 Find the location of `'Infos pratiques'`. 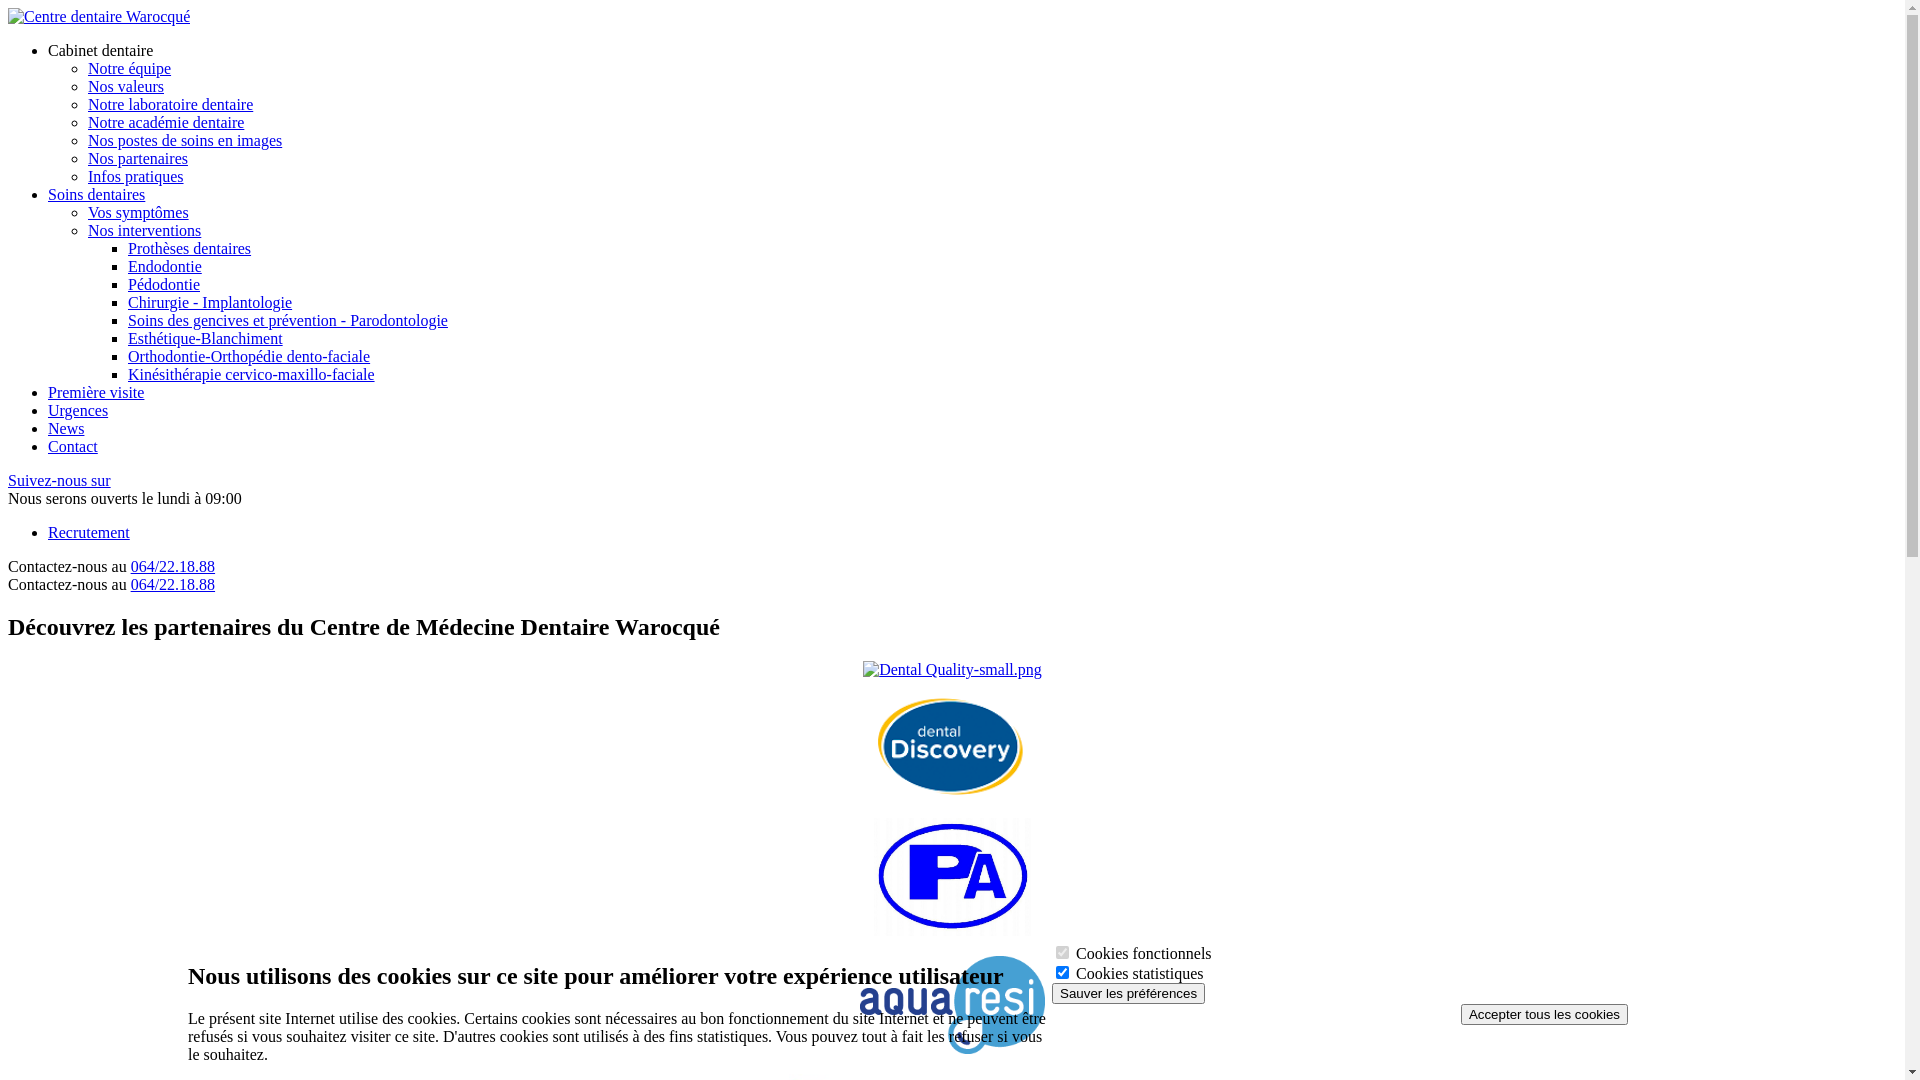

'Infos pratiques' is located at coordinates (134, 175).